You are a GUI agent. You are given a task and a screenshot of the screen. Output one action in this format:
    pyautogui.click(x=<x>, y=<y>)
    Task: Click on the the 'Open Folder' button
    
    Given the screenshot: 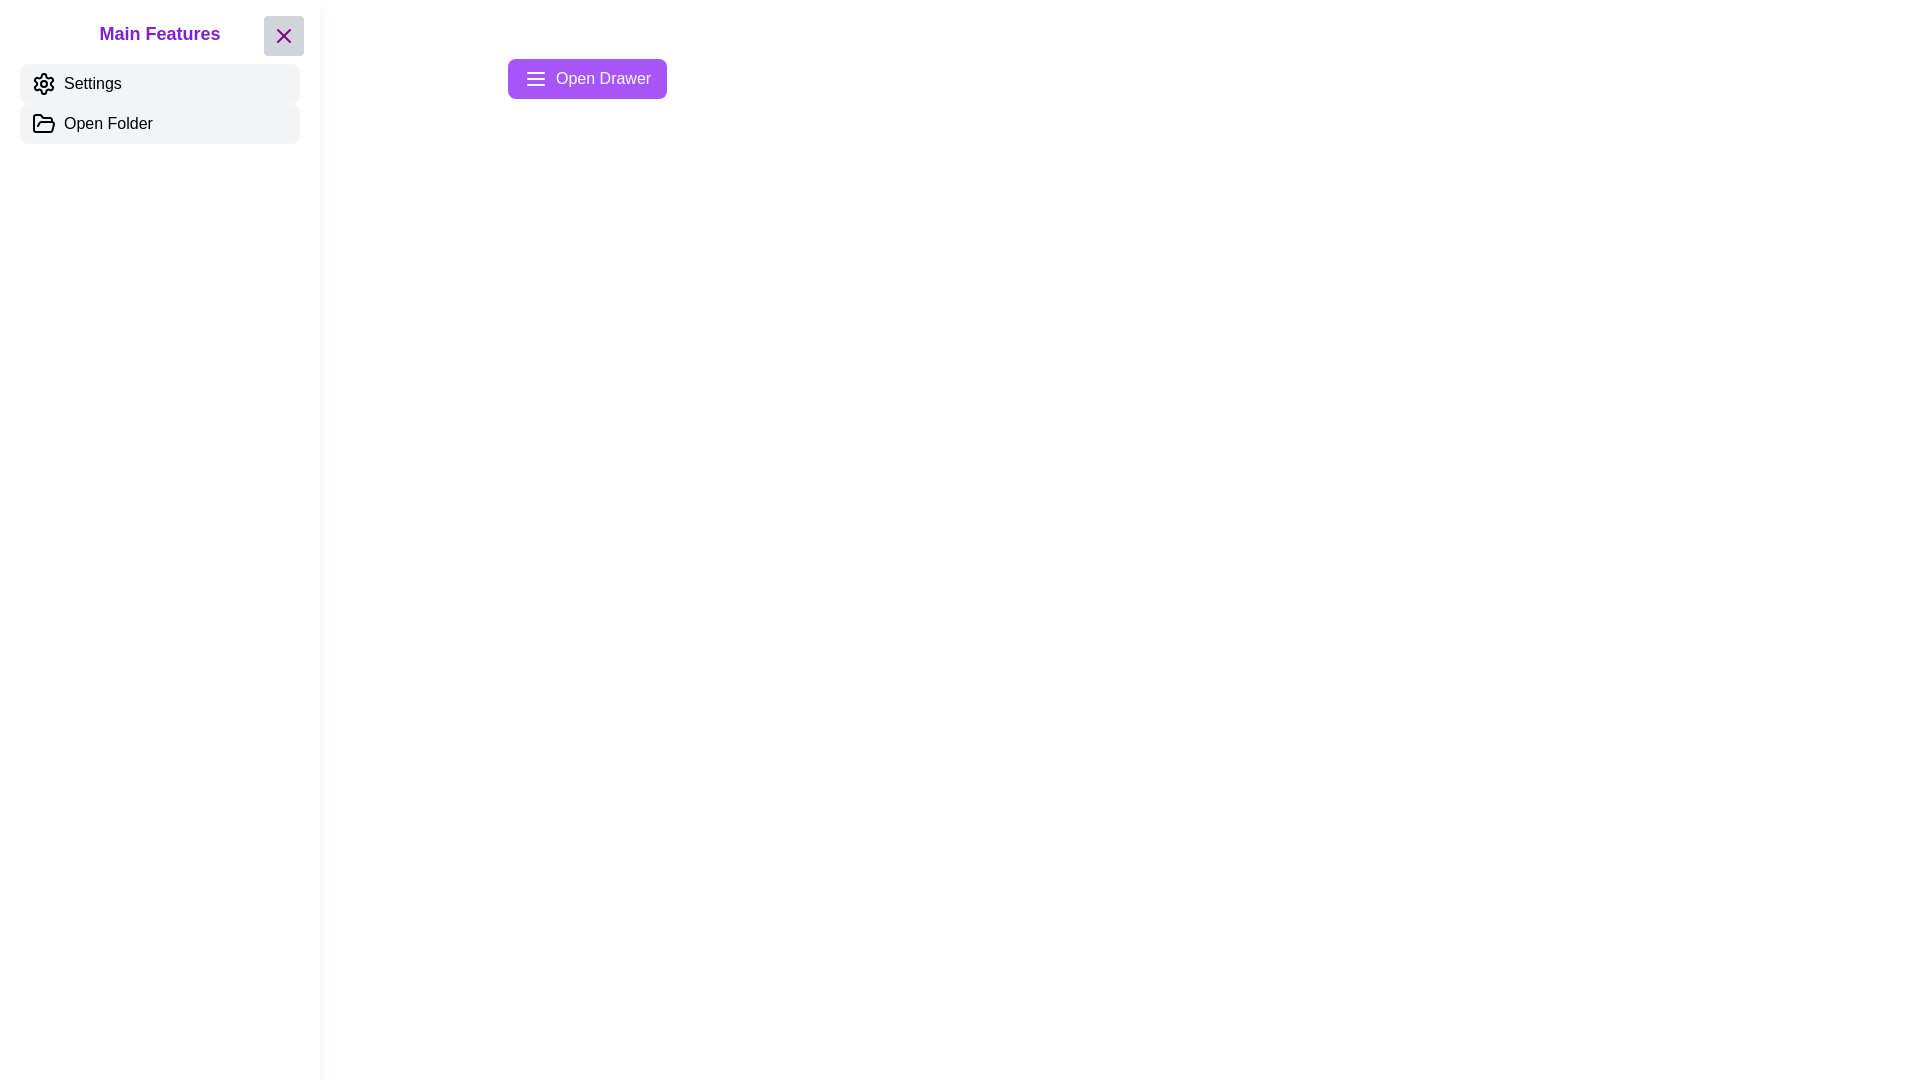 What is the action you would take?
    pyautogui.click(x=158, y=123)
    